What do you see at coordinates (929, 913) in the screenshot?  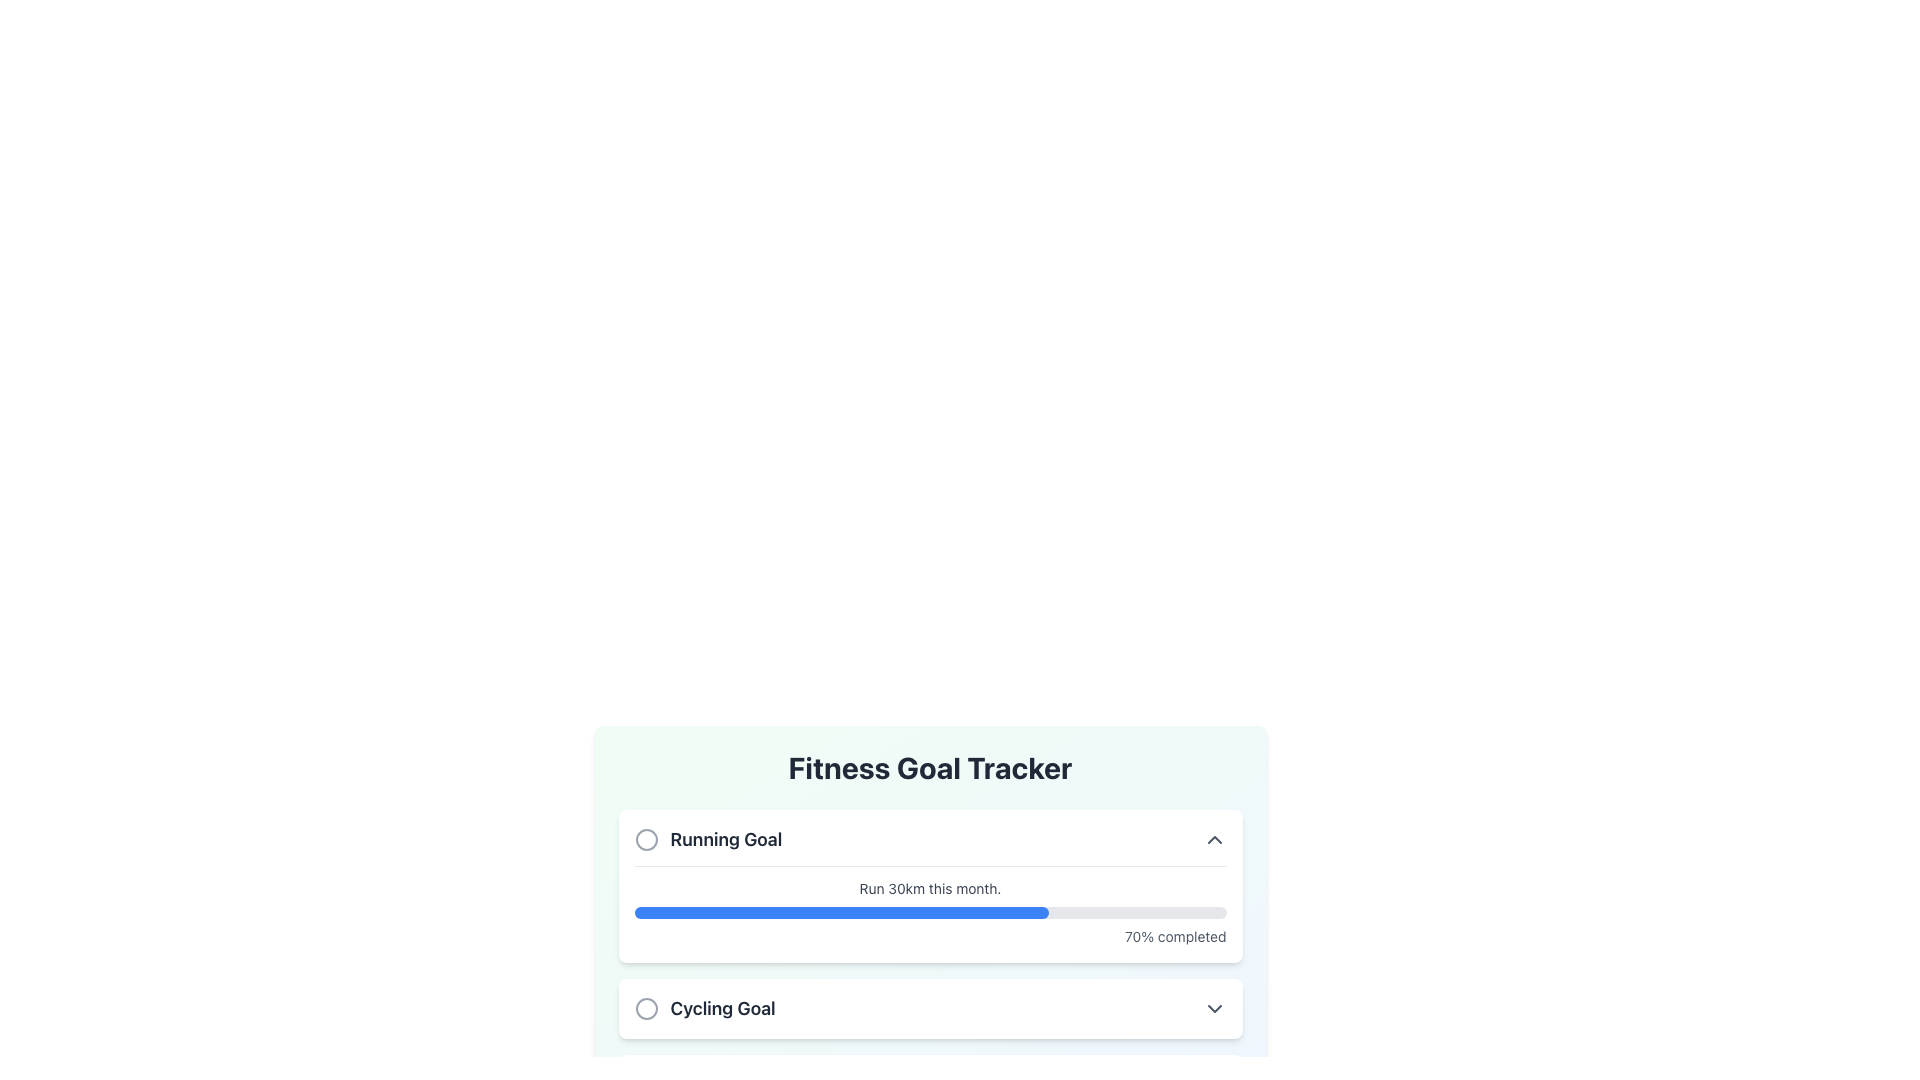 I see `the Progress Bar located within the 'Running Goal' section, which visually represents the completion percentage of the goal, currently showing '70% completed'` at bounding box center [929, 913].